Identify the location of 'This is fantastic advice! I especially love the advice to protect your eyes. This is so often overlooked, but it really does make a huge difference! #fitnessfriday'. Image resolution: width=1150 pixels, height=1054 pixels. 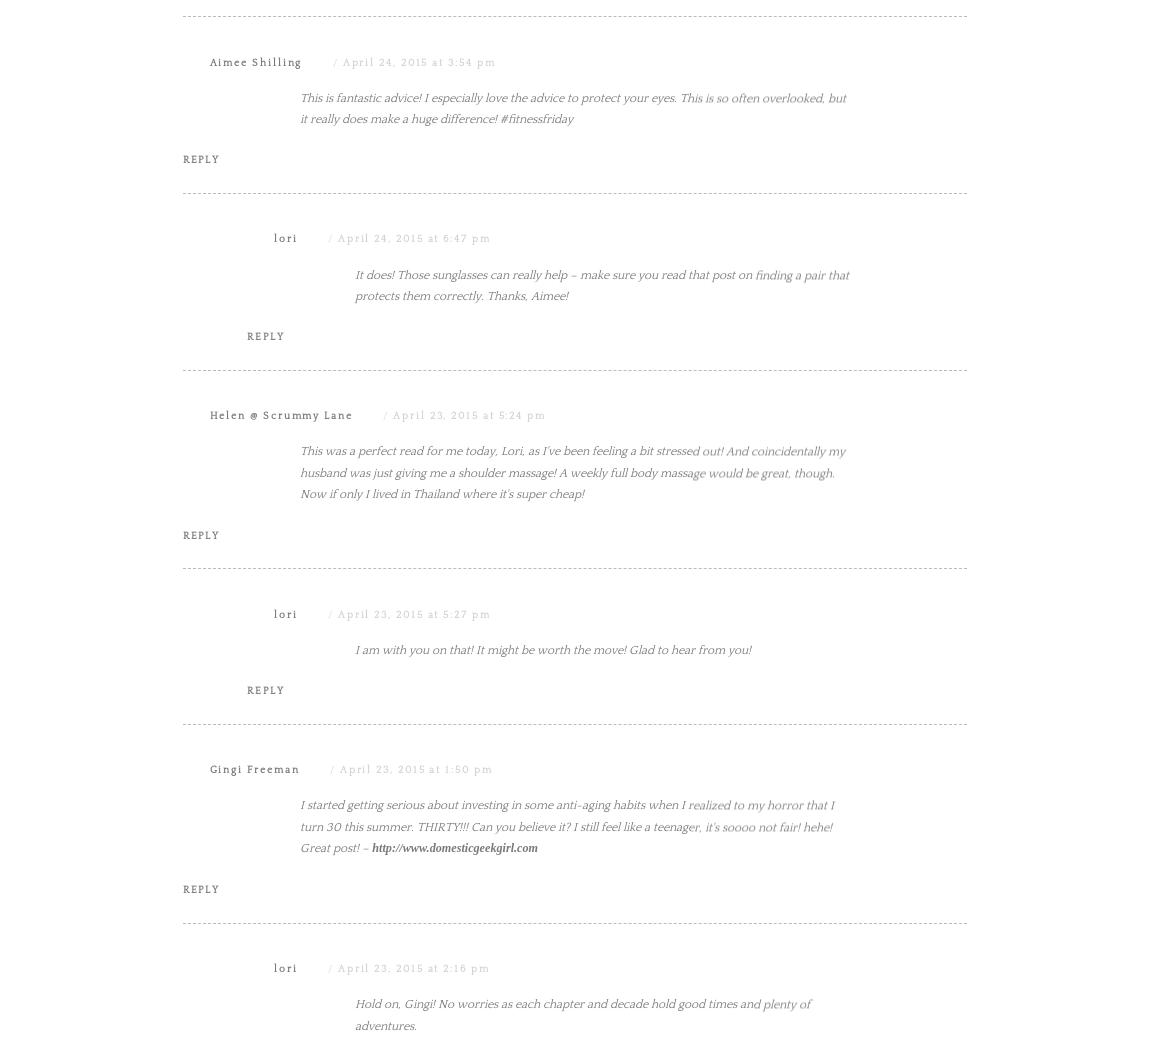
(573, 308).